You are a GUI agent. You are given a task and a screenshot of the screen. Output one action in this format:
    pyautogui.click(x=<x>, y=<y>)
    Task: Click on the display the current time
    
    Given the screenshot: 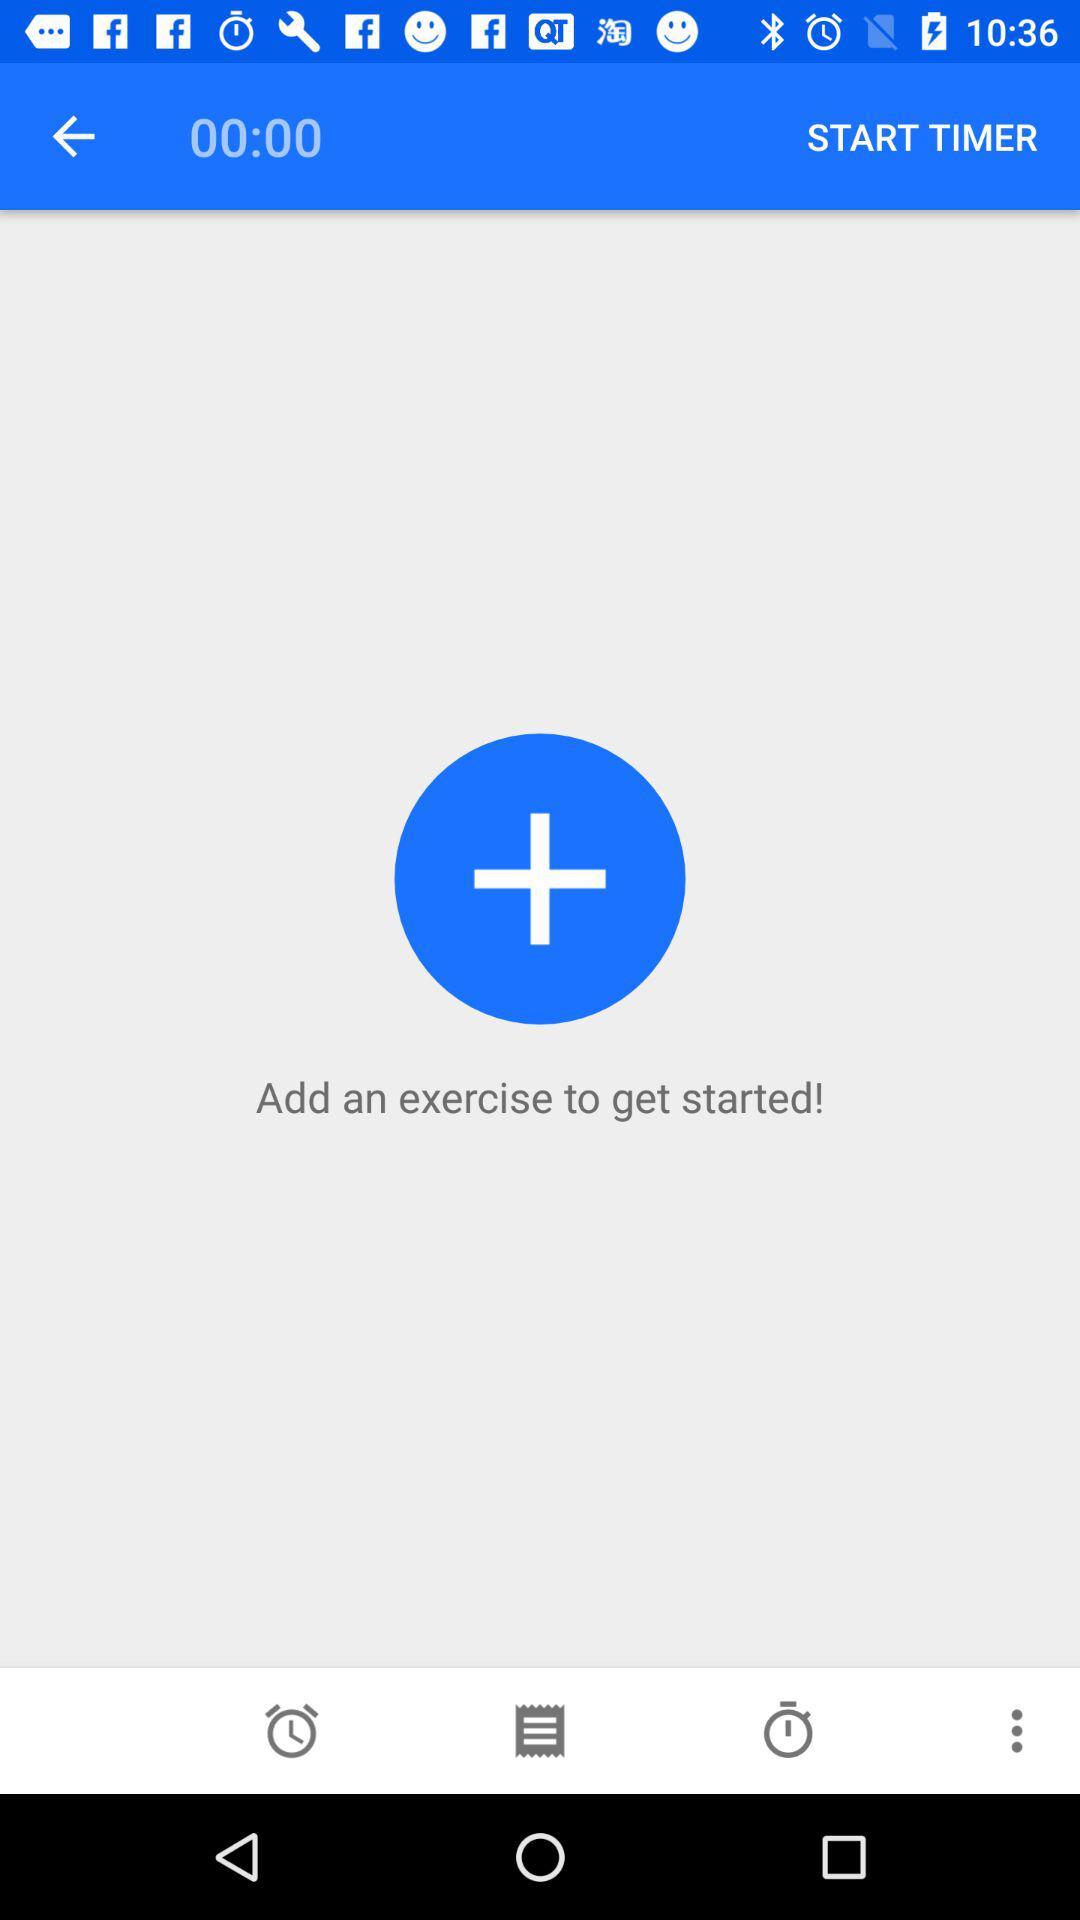 What is the action you would take?
    pyautogui.click(x=291, y=1730)
    